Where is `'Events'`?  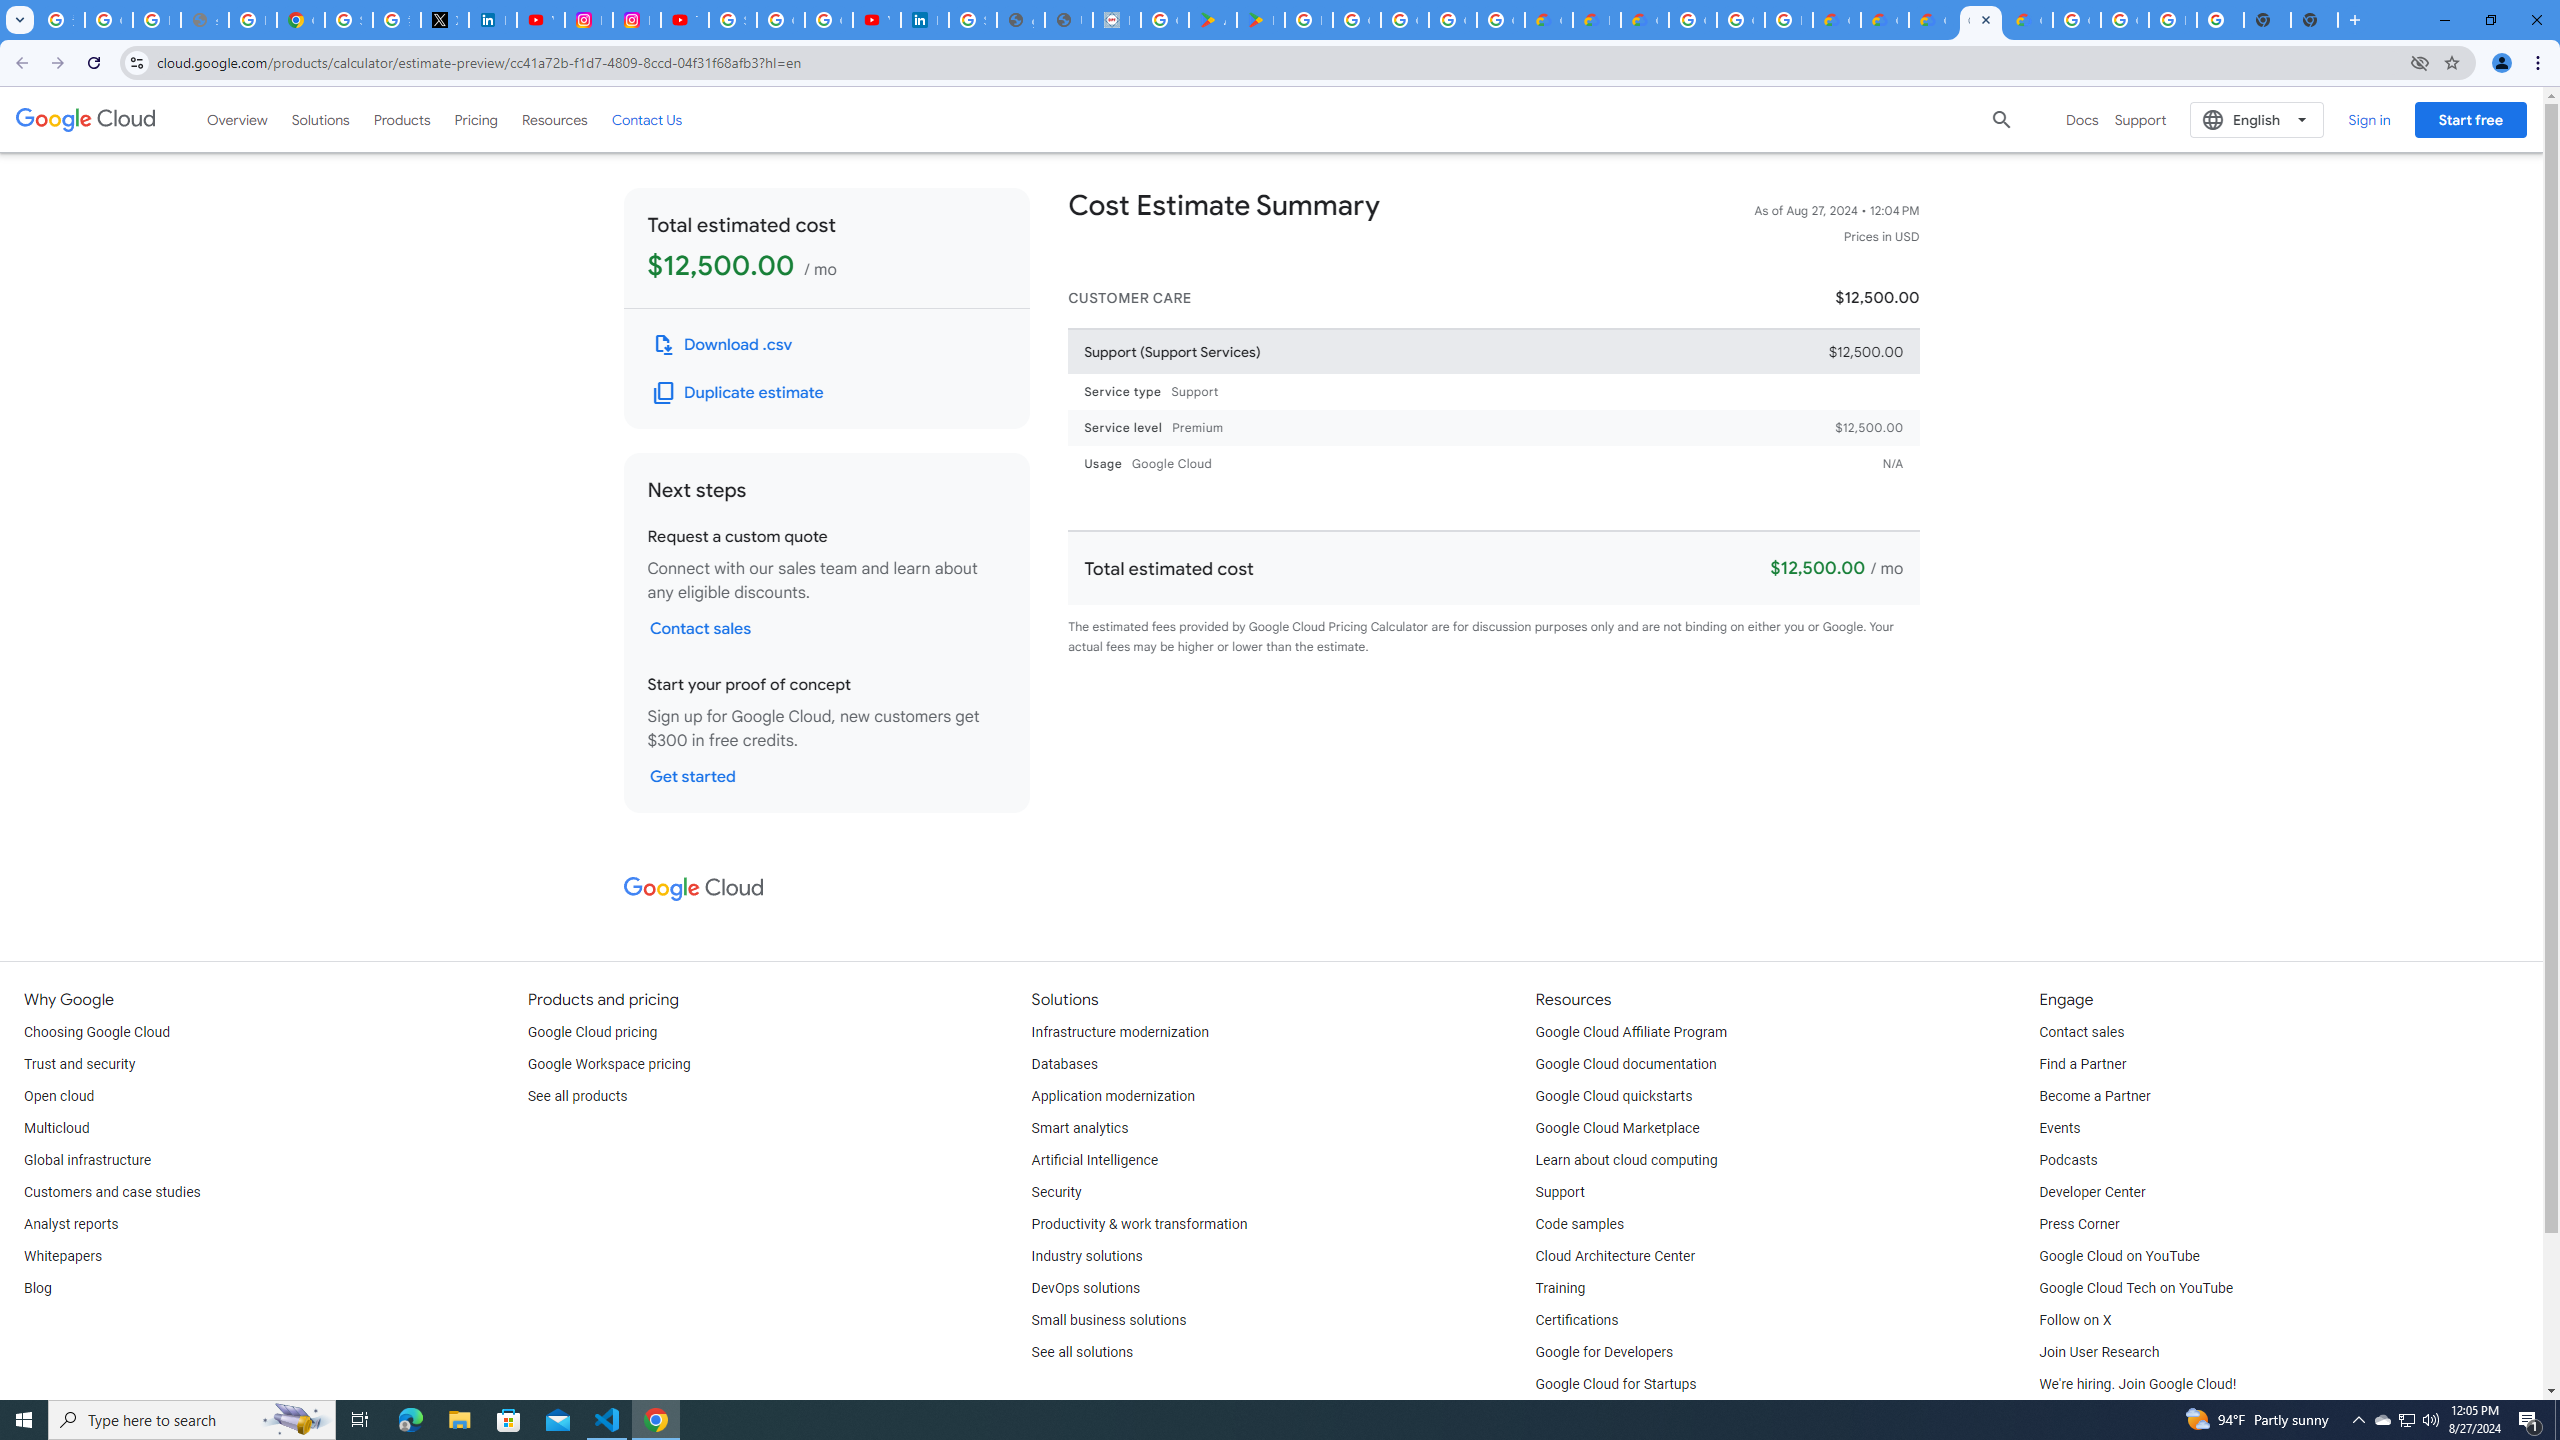
'Events' is located at coordinates (2058, 1127).